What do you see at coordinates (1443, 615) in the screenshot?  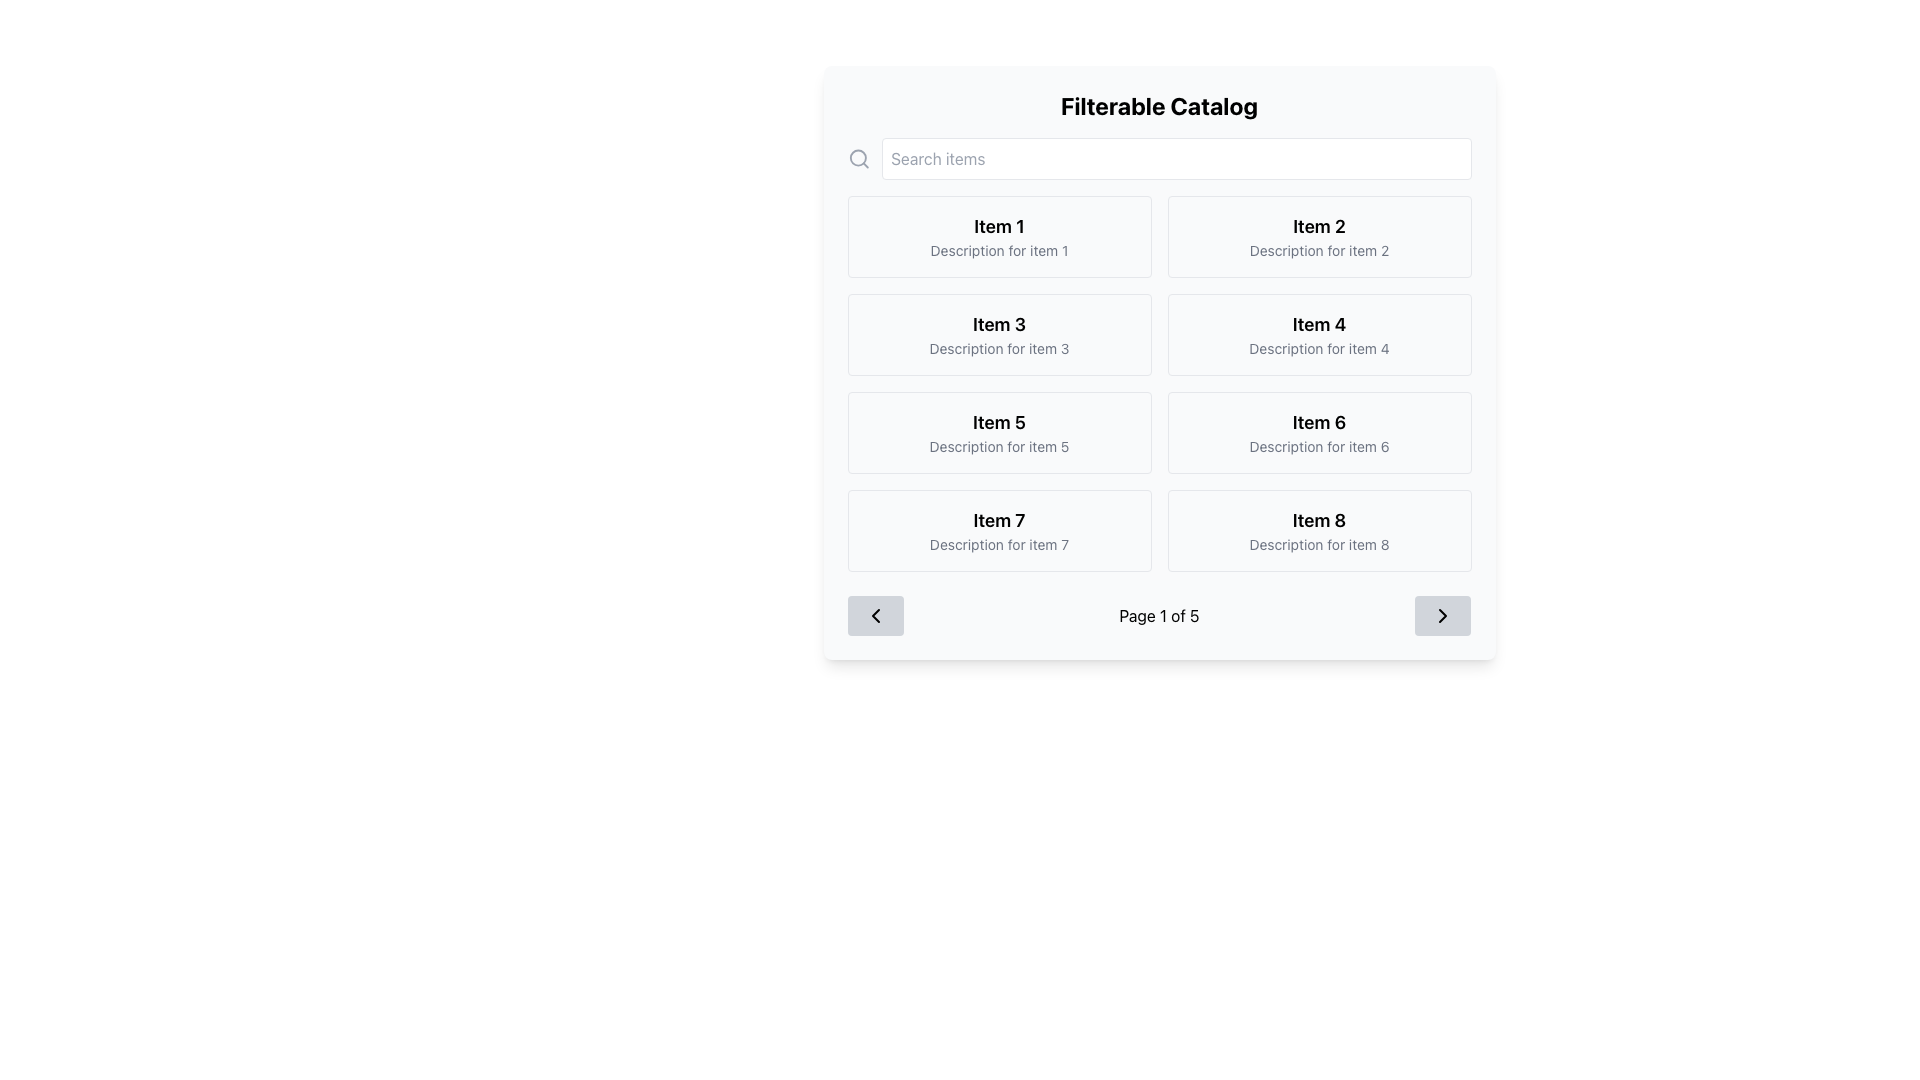 I see `the pagination button with the directional indicator icon` at bounding box center [1443, 615].